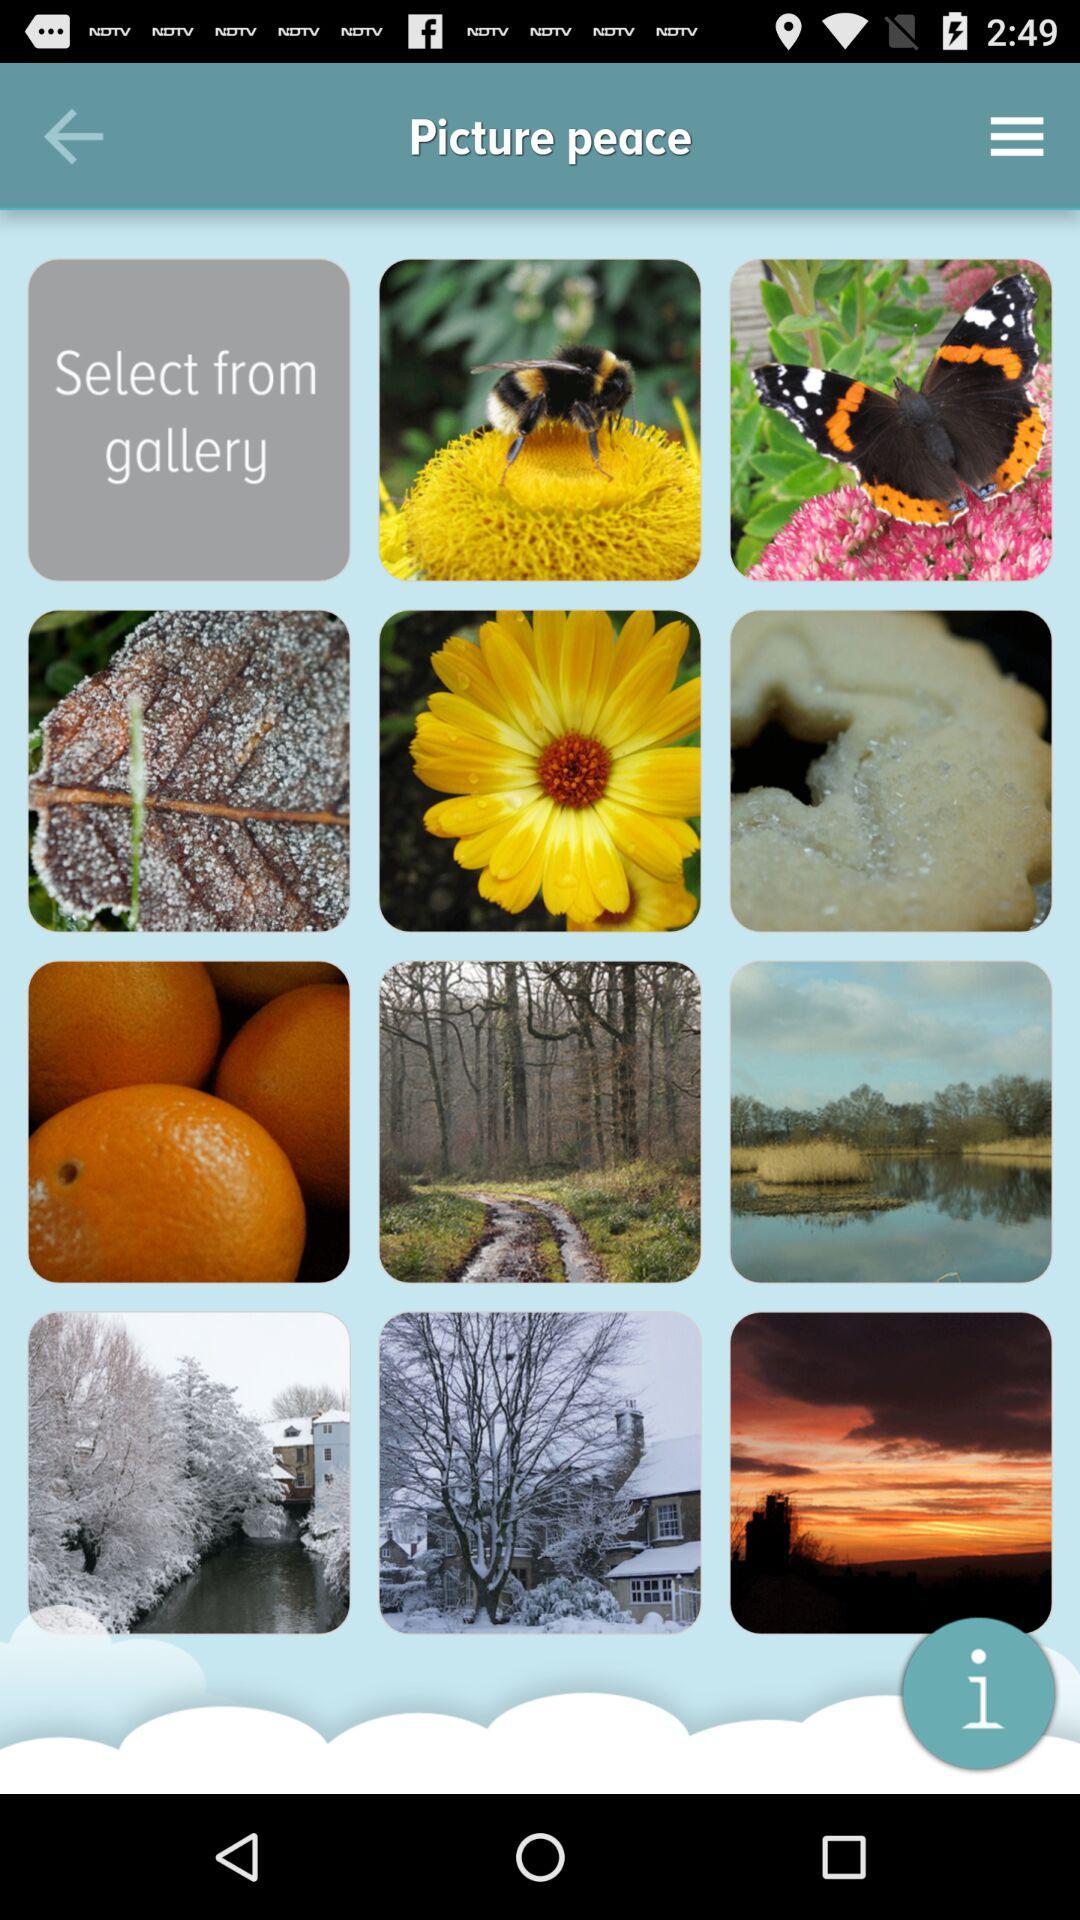 The image size is (1080, 1920). What do you see at coordinates (890, 1473) in the screenshot?
I see `picture of sunset` at bounding box center [890, 1473].